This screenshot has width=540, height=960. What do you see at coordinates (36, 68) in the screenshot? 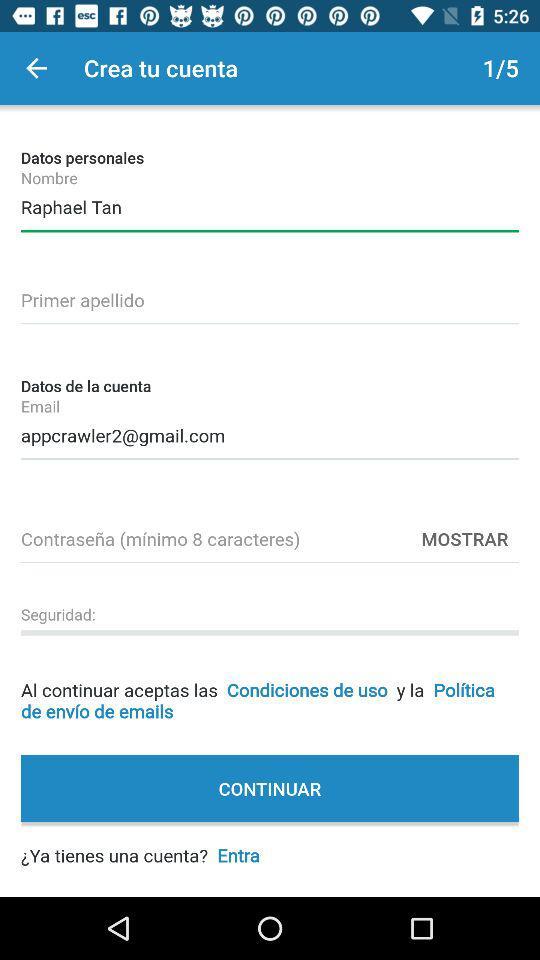
I see `item to the left of crea tu cuenta item` at bounding box center [36, 68].